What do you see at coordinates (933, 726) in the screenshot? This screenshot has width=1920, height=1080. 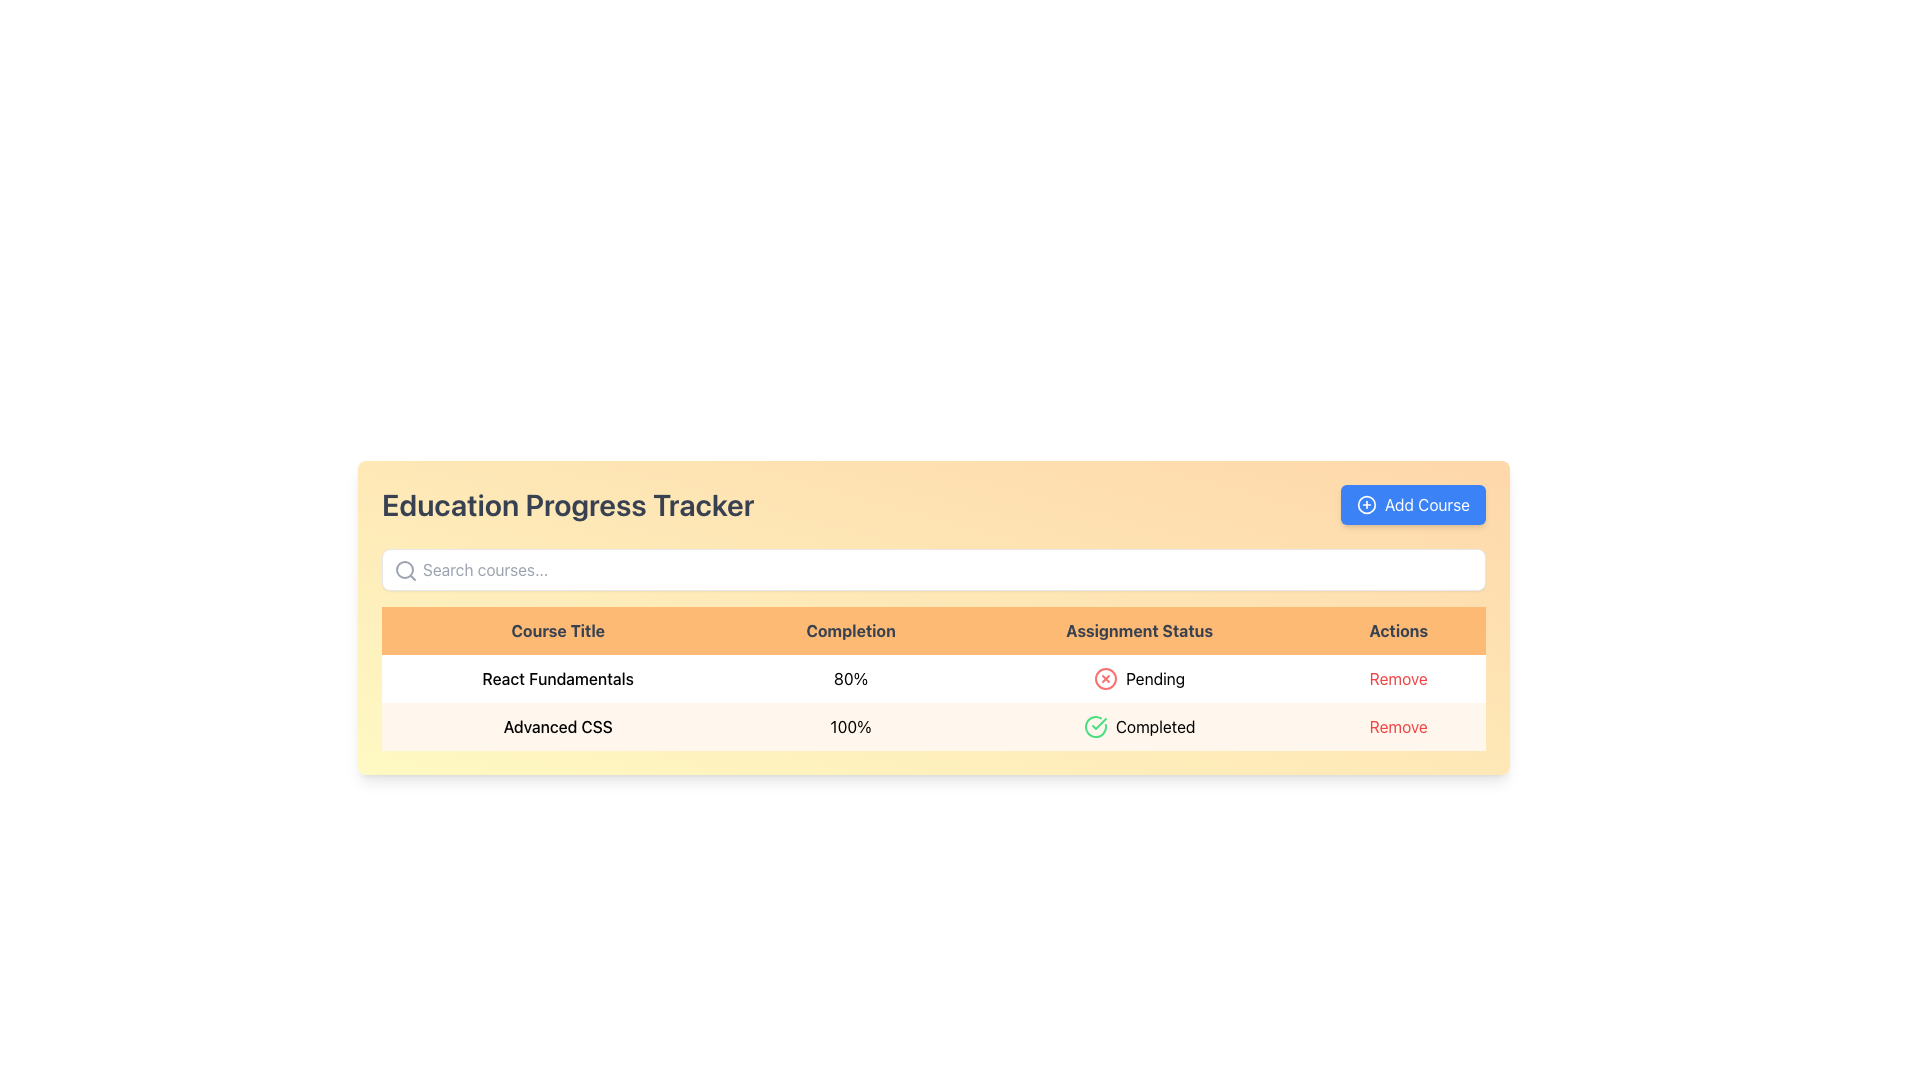 I see `the row in the data table containing 'Advanced CSS', which includes a green checkmark and the option to 'Remove', to modify the course details` at bounding box center [933, 726].